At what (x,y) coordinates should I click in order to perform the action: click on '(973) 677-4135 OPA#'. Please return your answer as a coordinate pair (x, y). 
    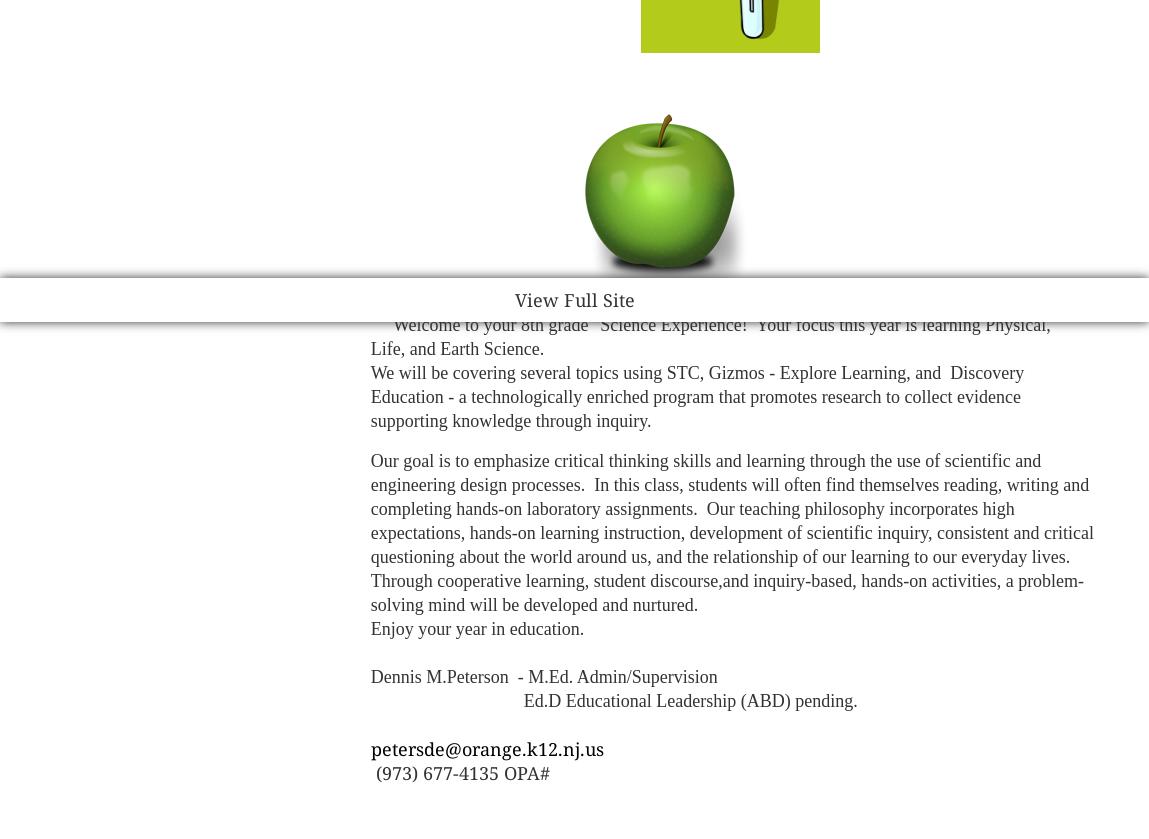
    Looking at the image, I should click on (458, 771).